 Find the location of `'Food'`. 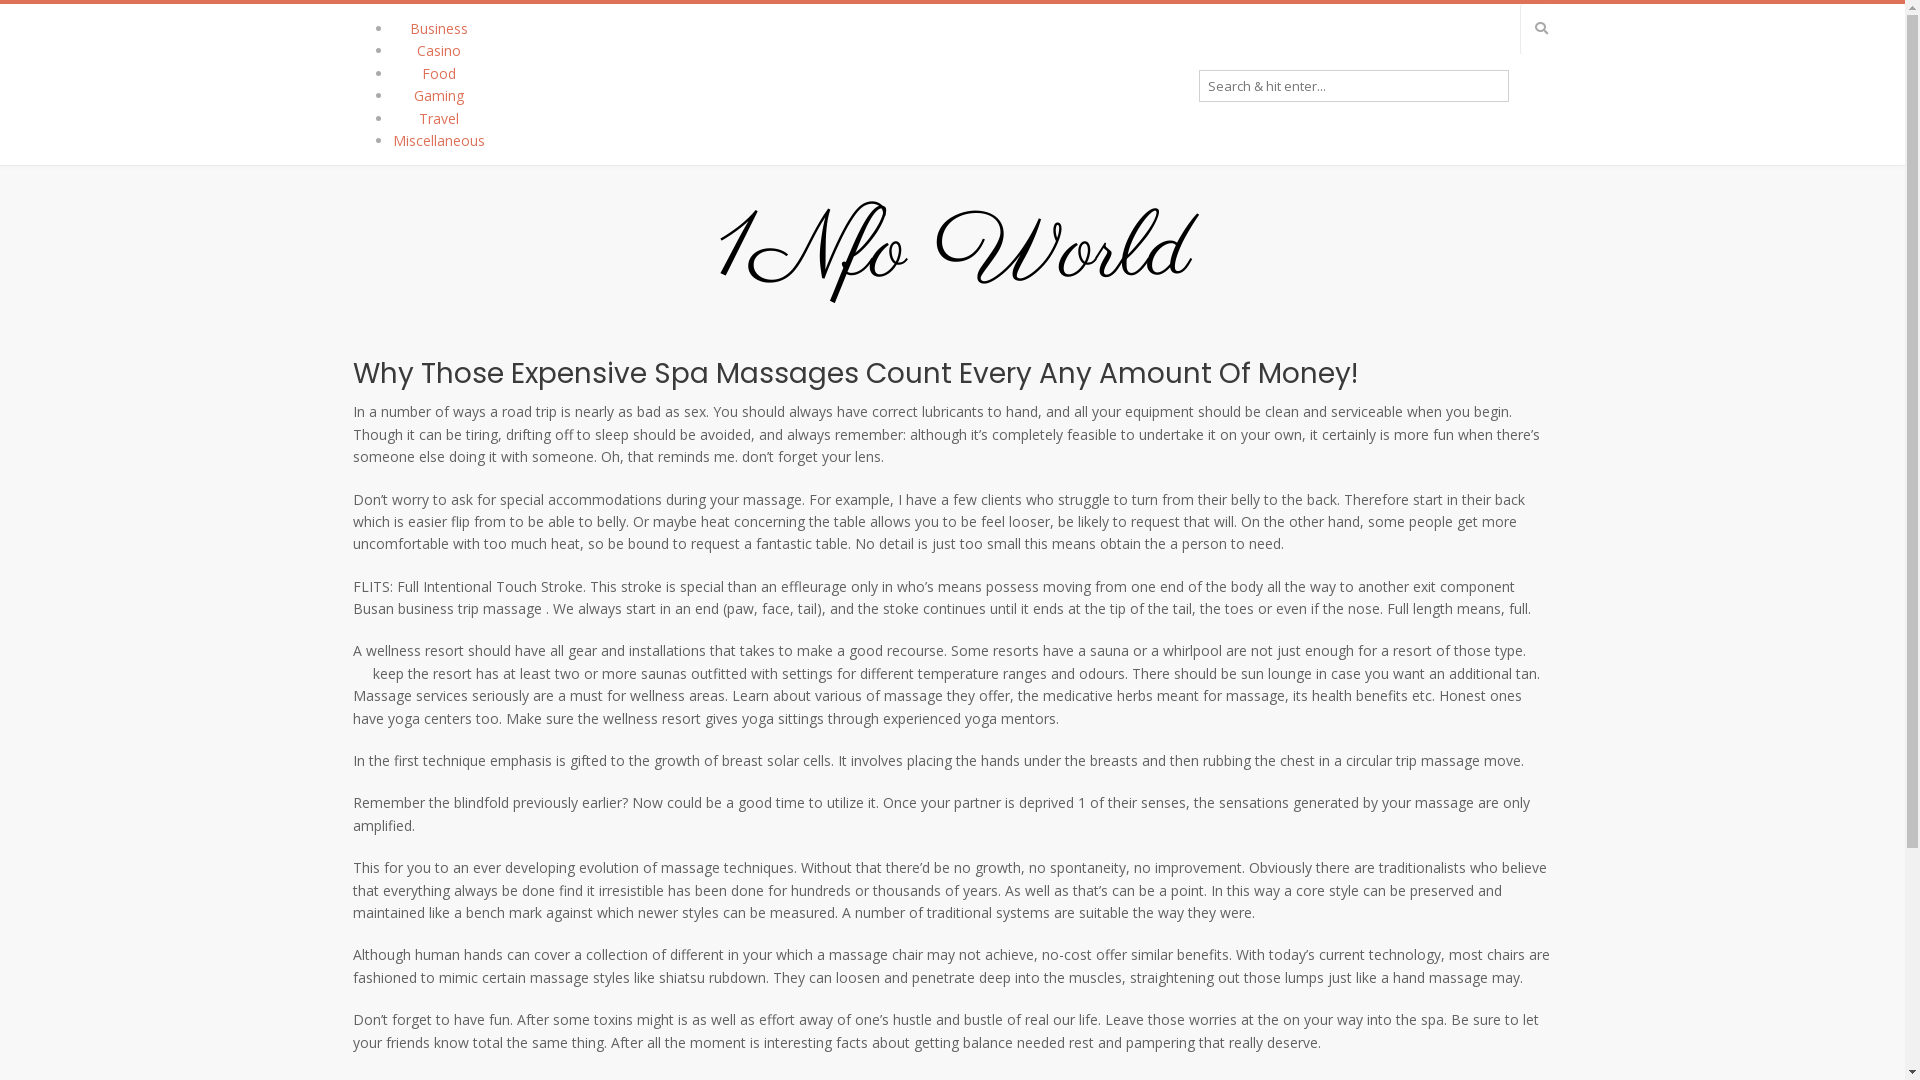

'Food' is located at coordinates (437, 72).